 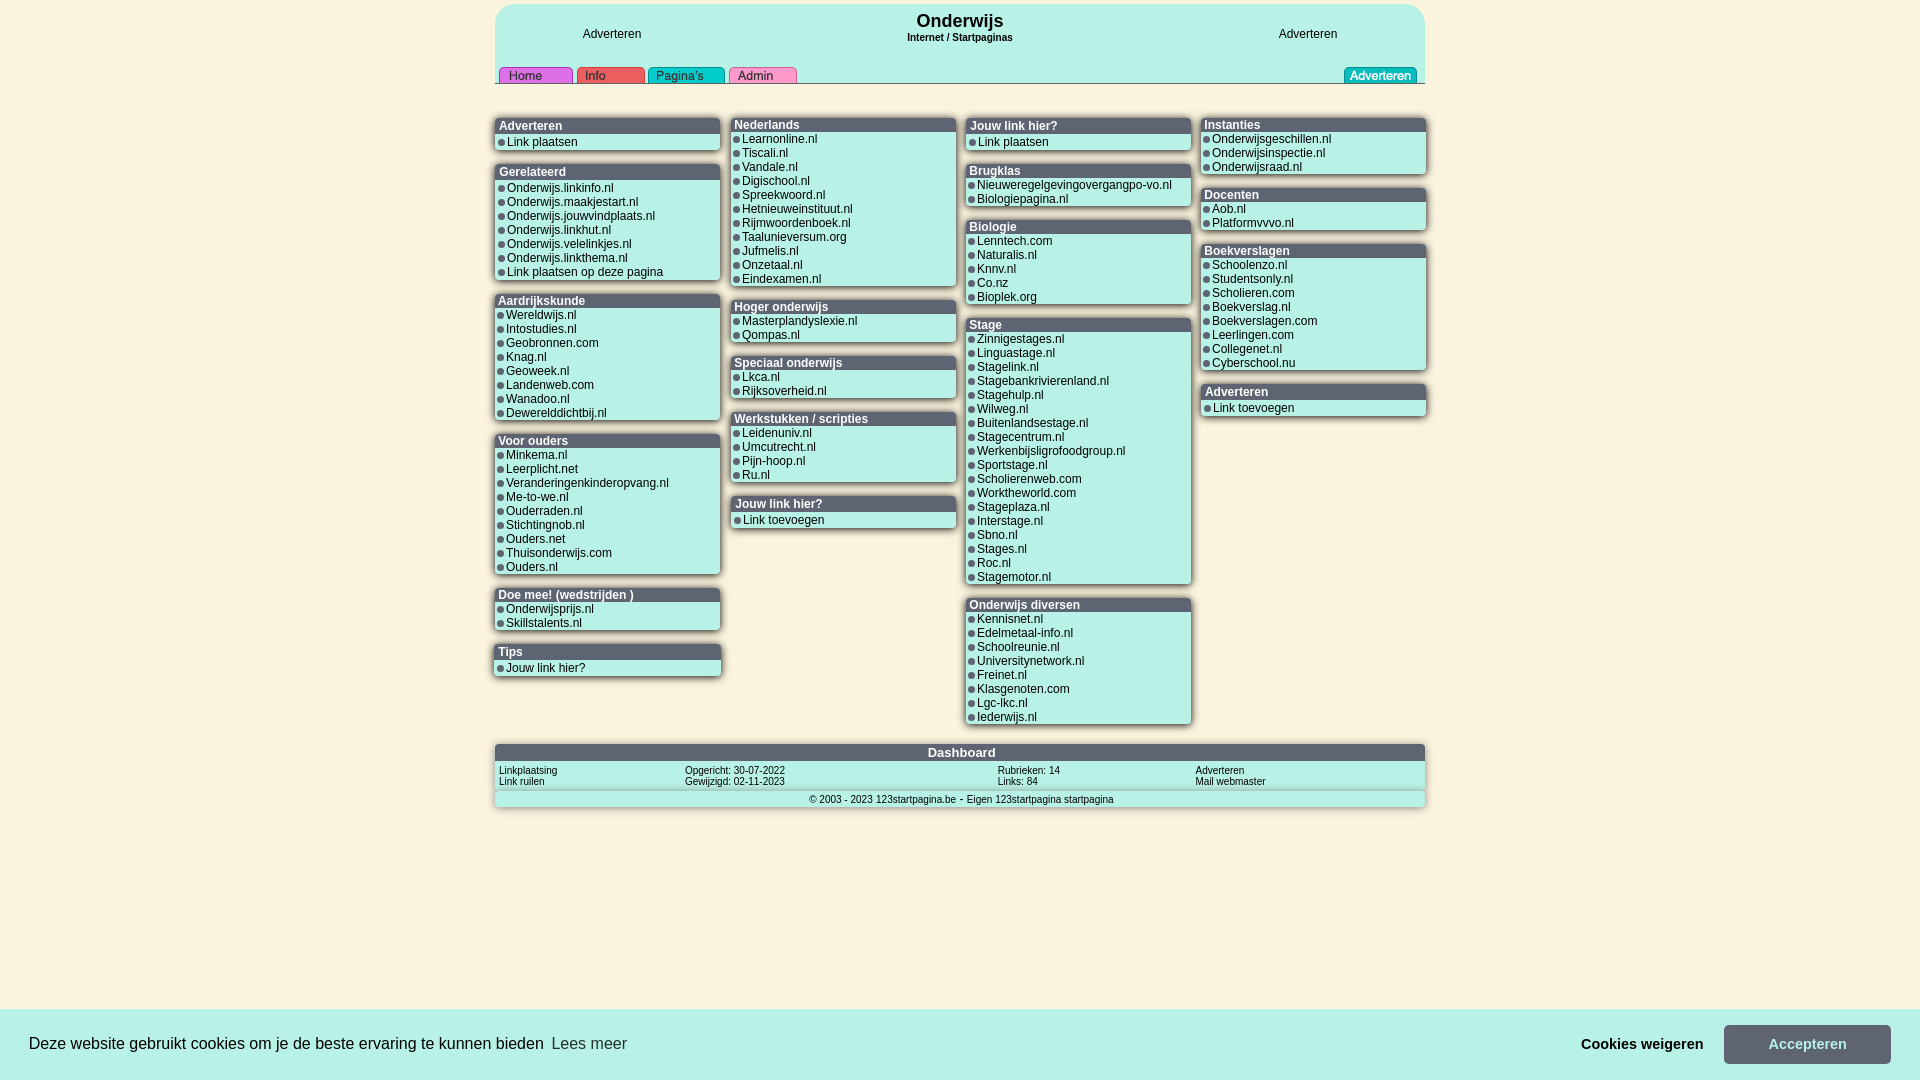 I want to click on 'Ouders.nl', so click(x=532, y=567).